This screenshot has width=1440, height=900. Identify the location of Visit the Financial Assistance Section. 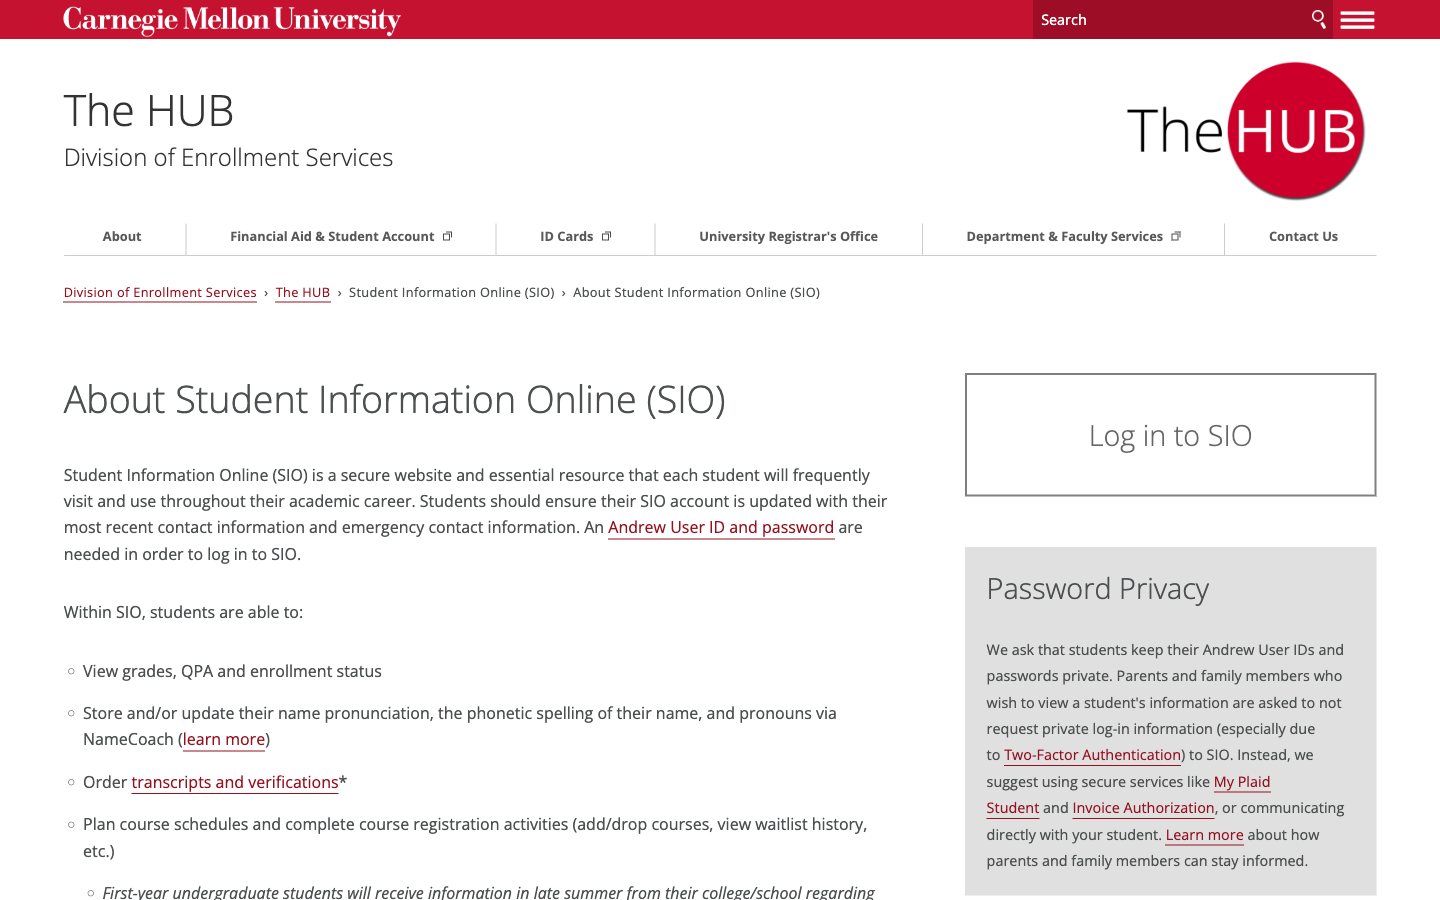
(365, 235).